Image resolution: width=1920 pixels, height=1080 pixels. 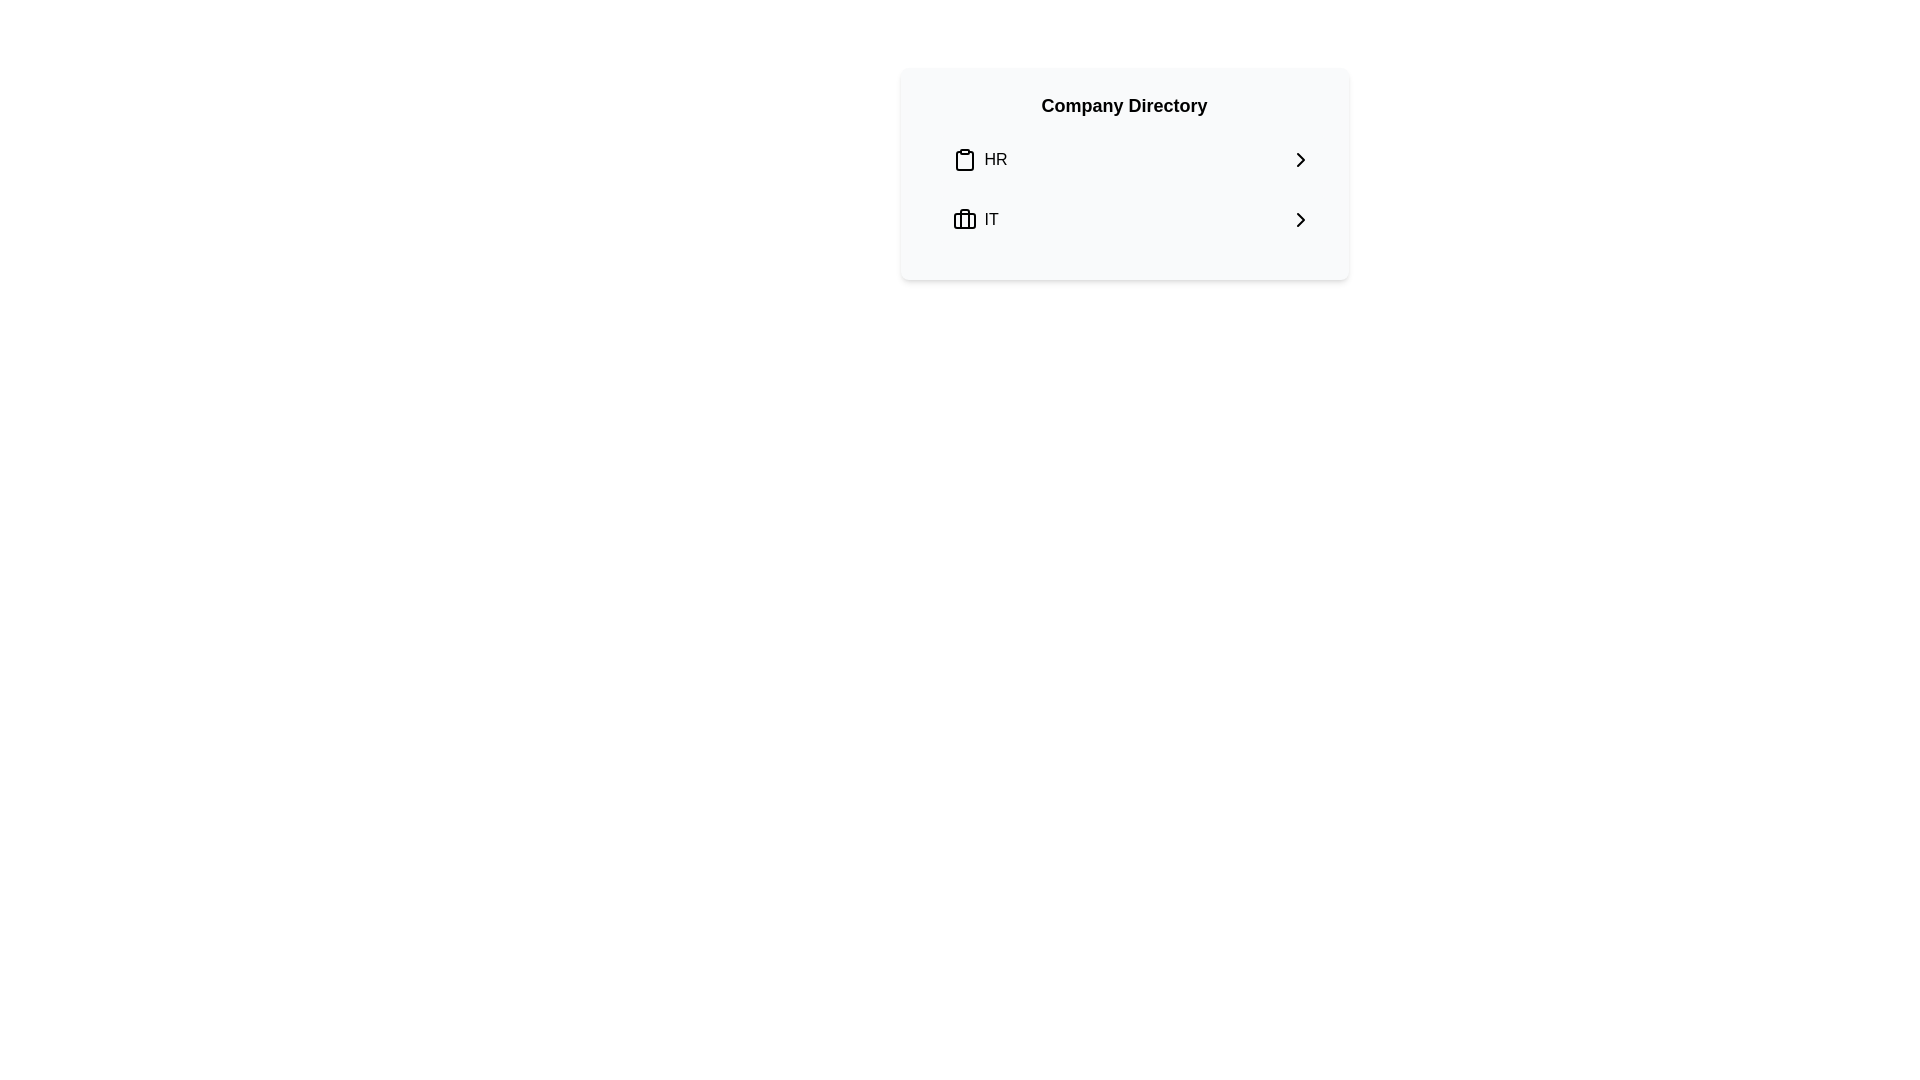 What do you see at coordinates (1300, 158) in the screenshot?
I see `the right-pointing arrow icon button located at the far-right side of the card under the 'HR' section` at bounding box center [1300, 158].